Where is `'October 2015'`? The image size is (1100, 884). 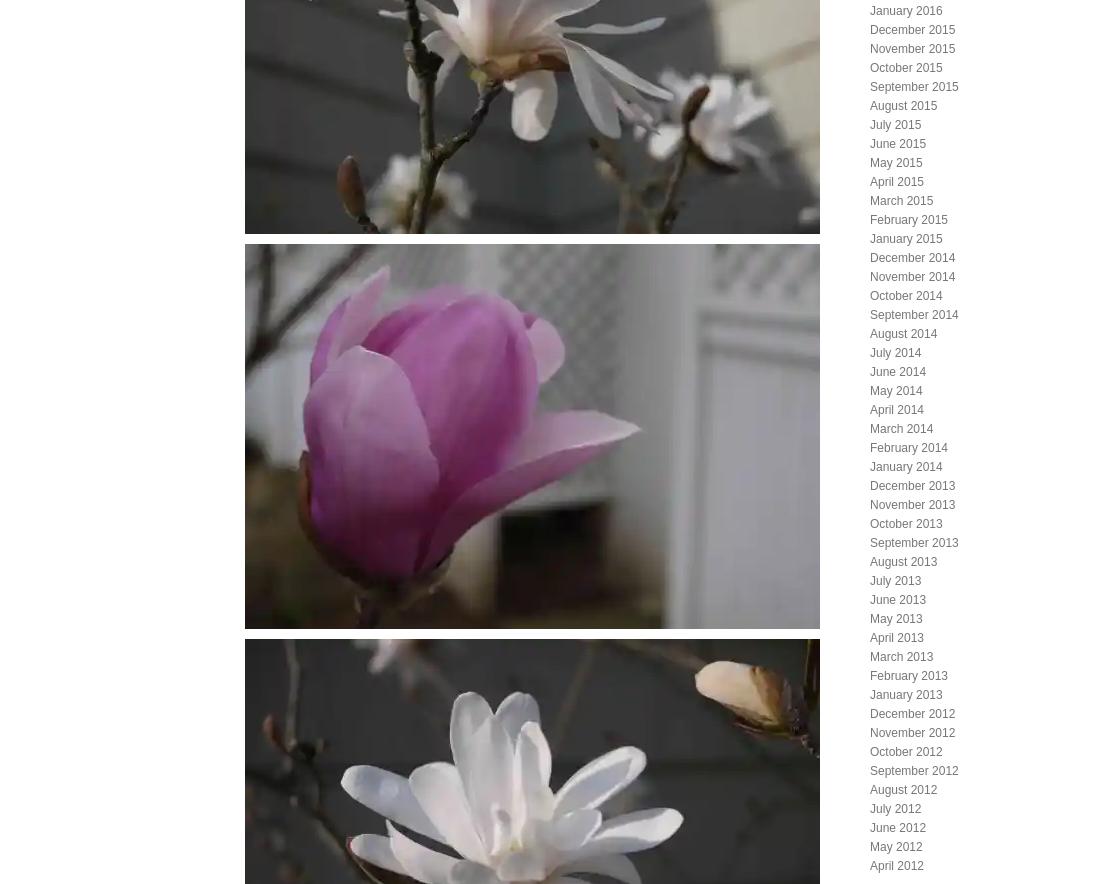 'October 2015' is located at coordinates (905, 66).